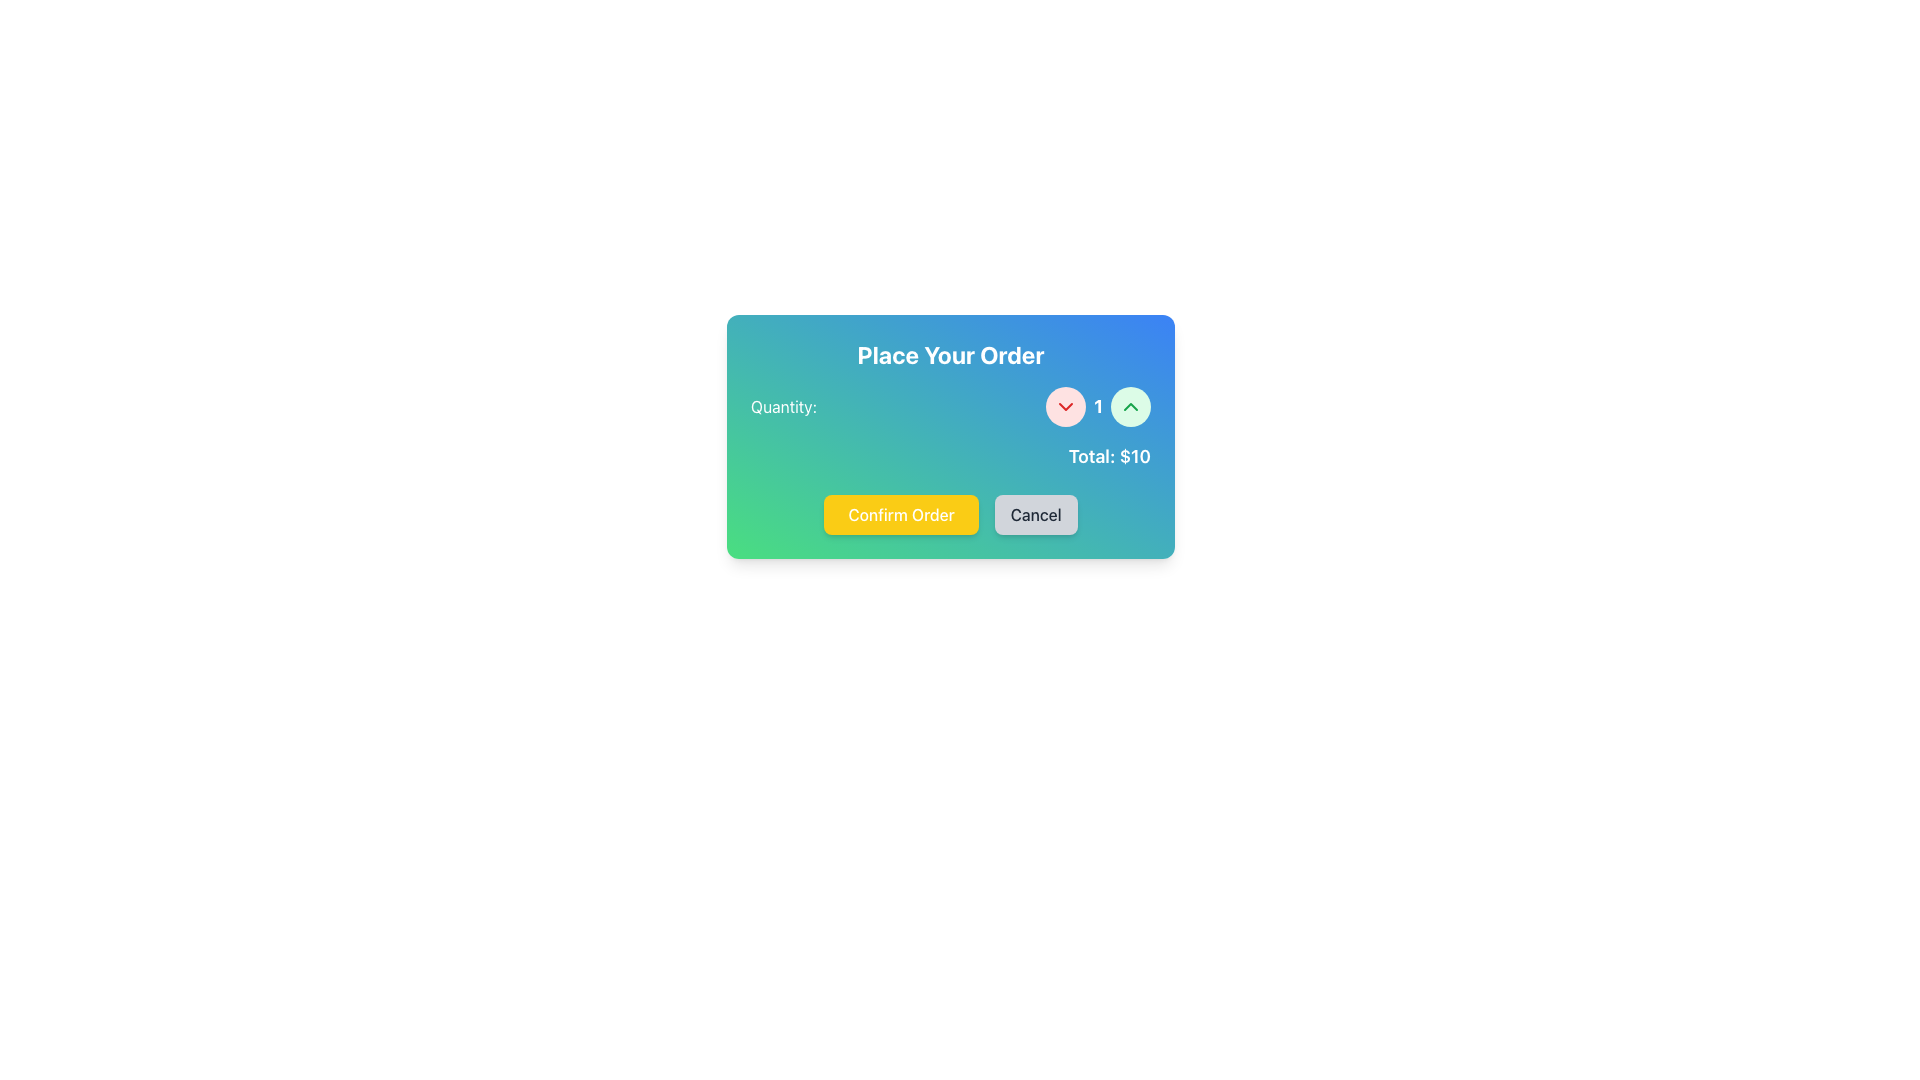 The height and width of the screenshot is (1080, 1920). What do you see at coordinates (1131, 406) in the screenshot?
I see `the increment button located on the right side of the quantity selector` at bounding box center [1131, 406].